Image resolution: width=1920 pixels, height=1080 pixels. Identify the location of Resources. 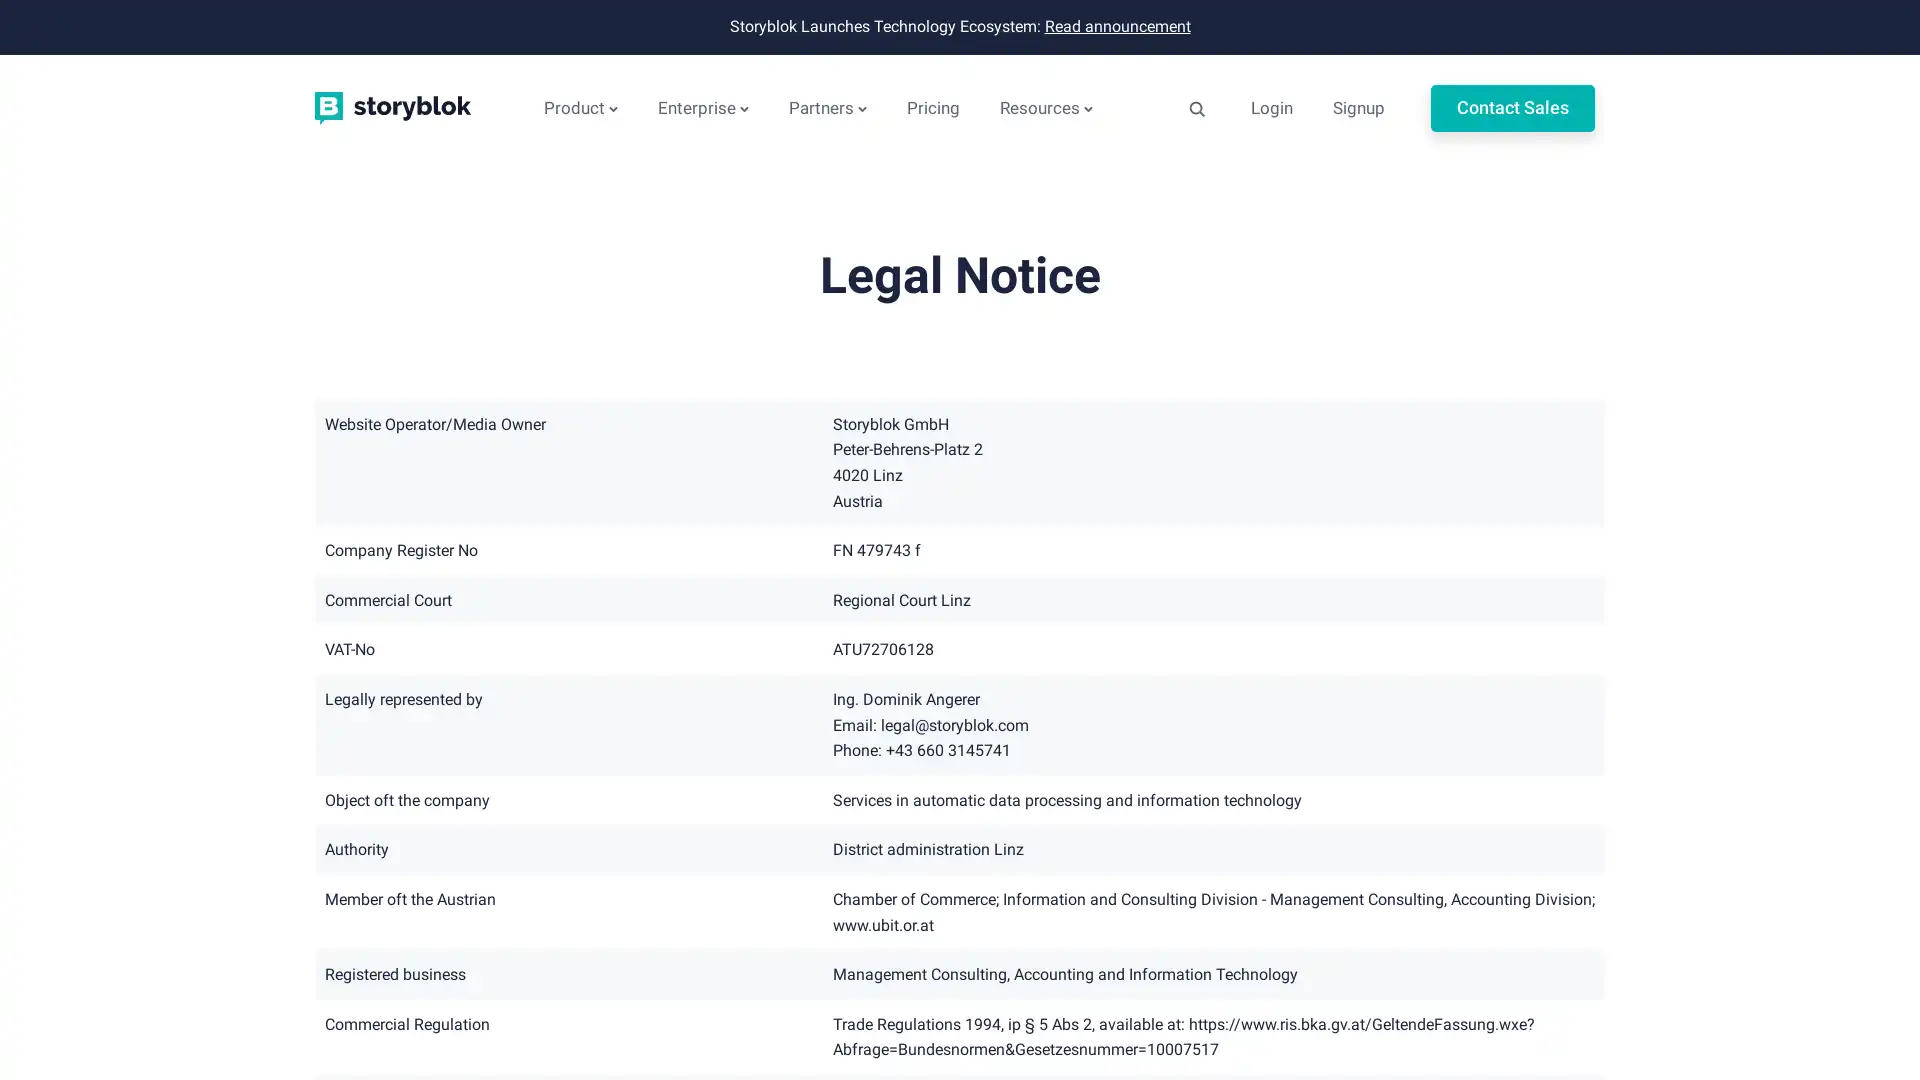
(1045, 108).